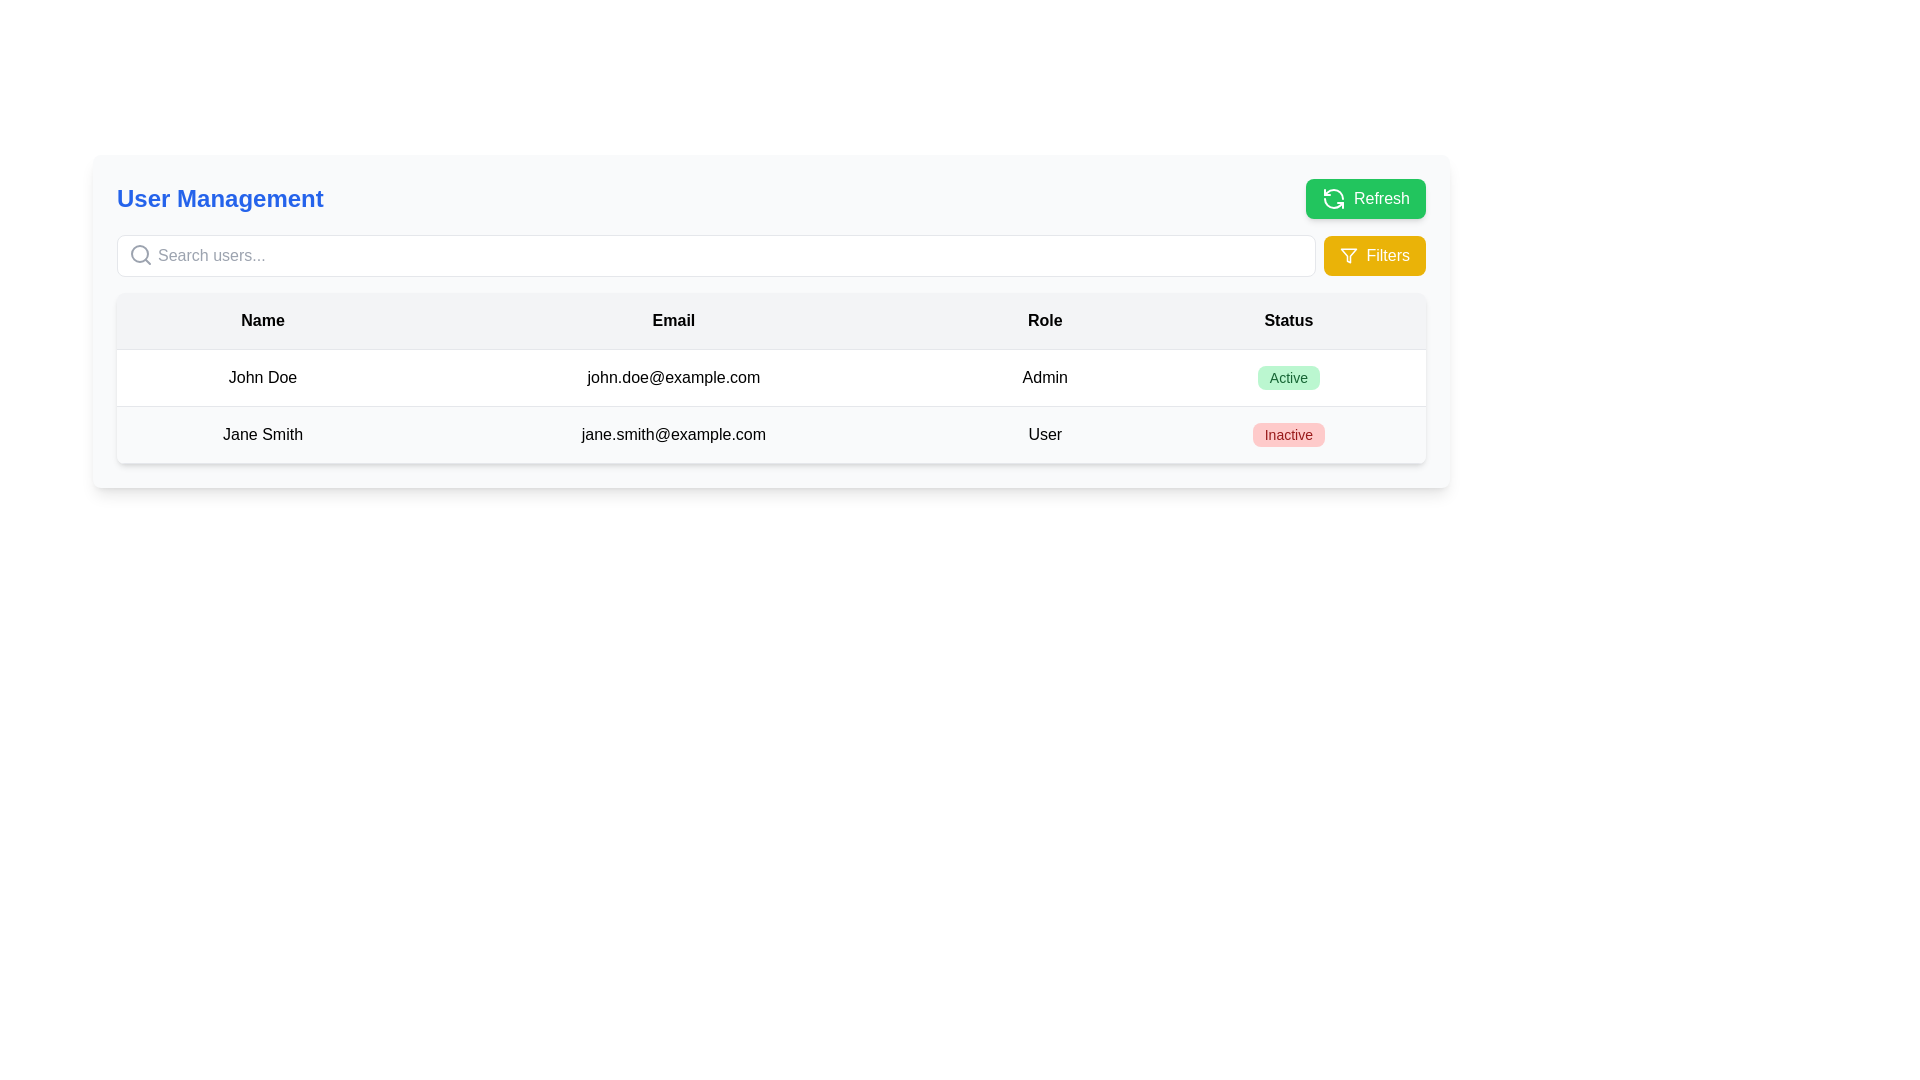 The width and height of the screenshot is (1920, 1080). I want to click on the filter icon located at the top-right corner of the interface, so click(1348, 254).